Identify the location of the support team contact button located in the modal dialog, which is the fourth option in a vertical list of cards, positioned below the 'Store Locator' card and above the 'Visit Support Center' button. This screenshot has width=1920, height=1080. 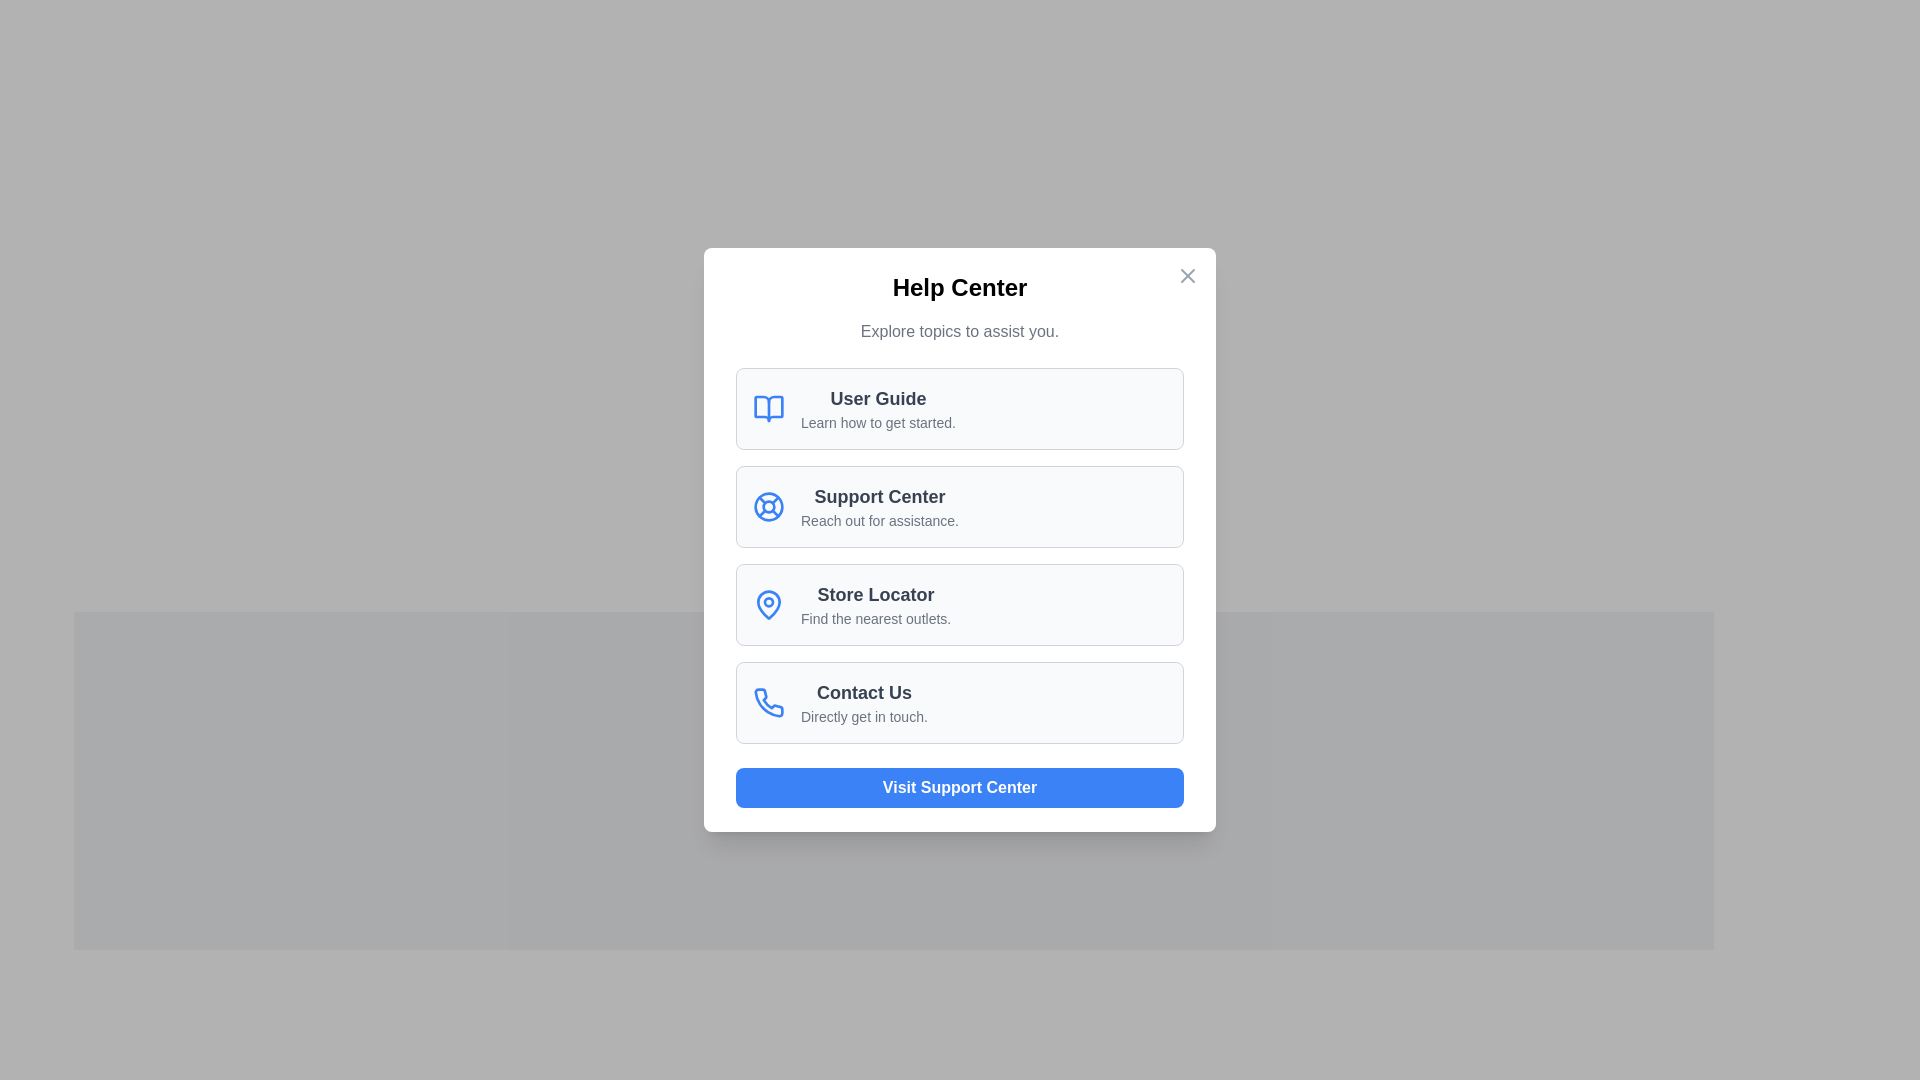
(960, 701).